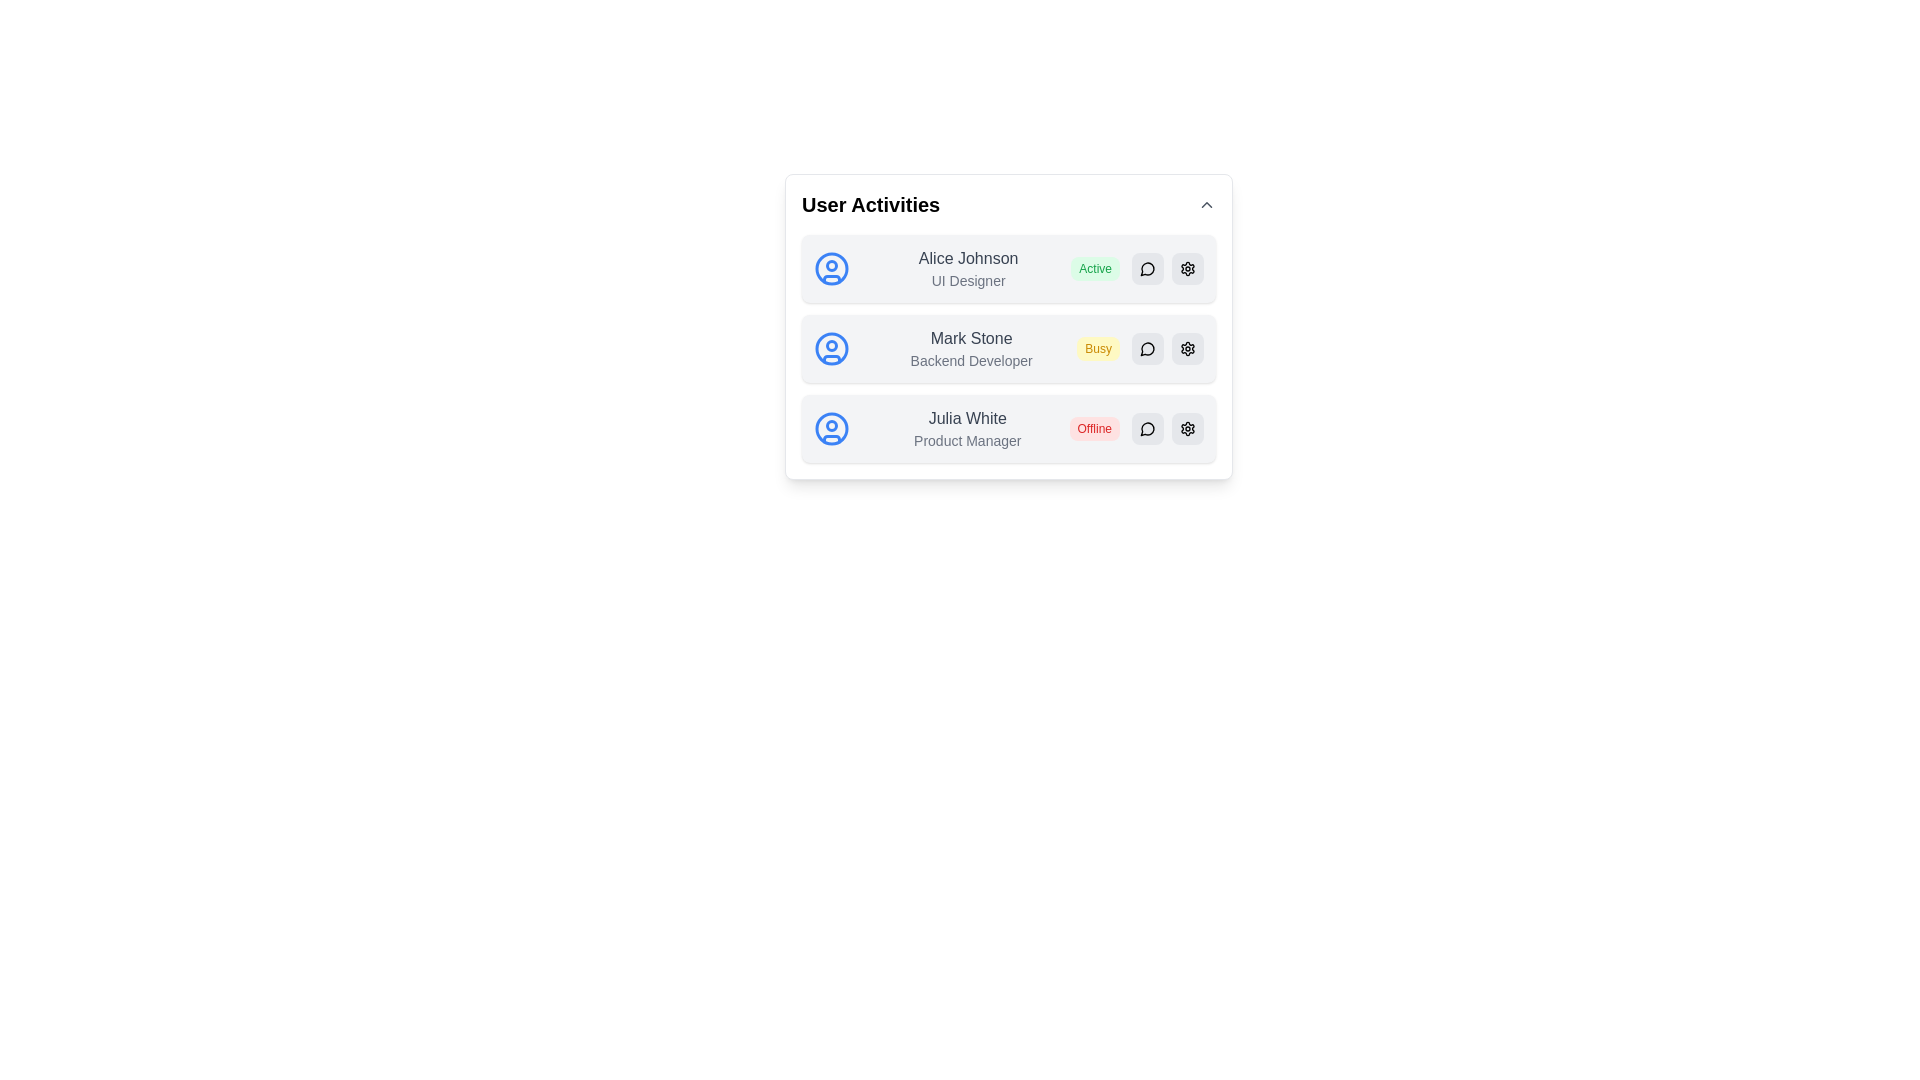  Describe the element at coordinates (1188, 347) in the screenshot. I see `the settings button for 'Mark Stone', located on the right side of the second row in the 'User Activities' list, to observe the hover effect` at that location.